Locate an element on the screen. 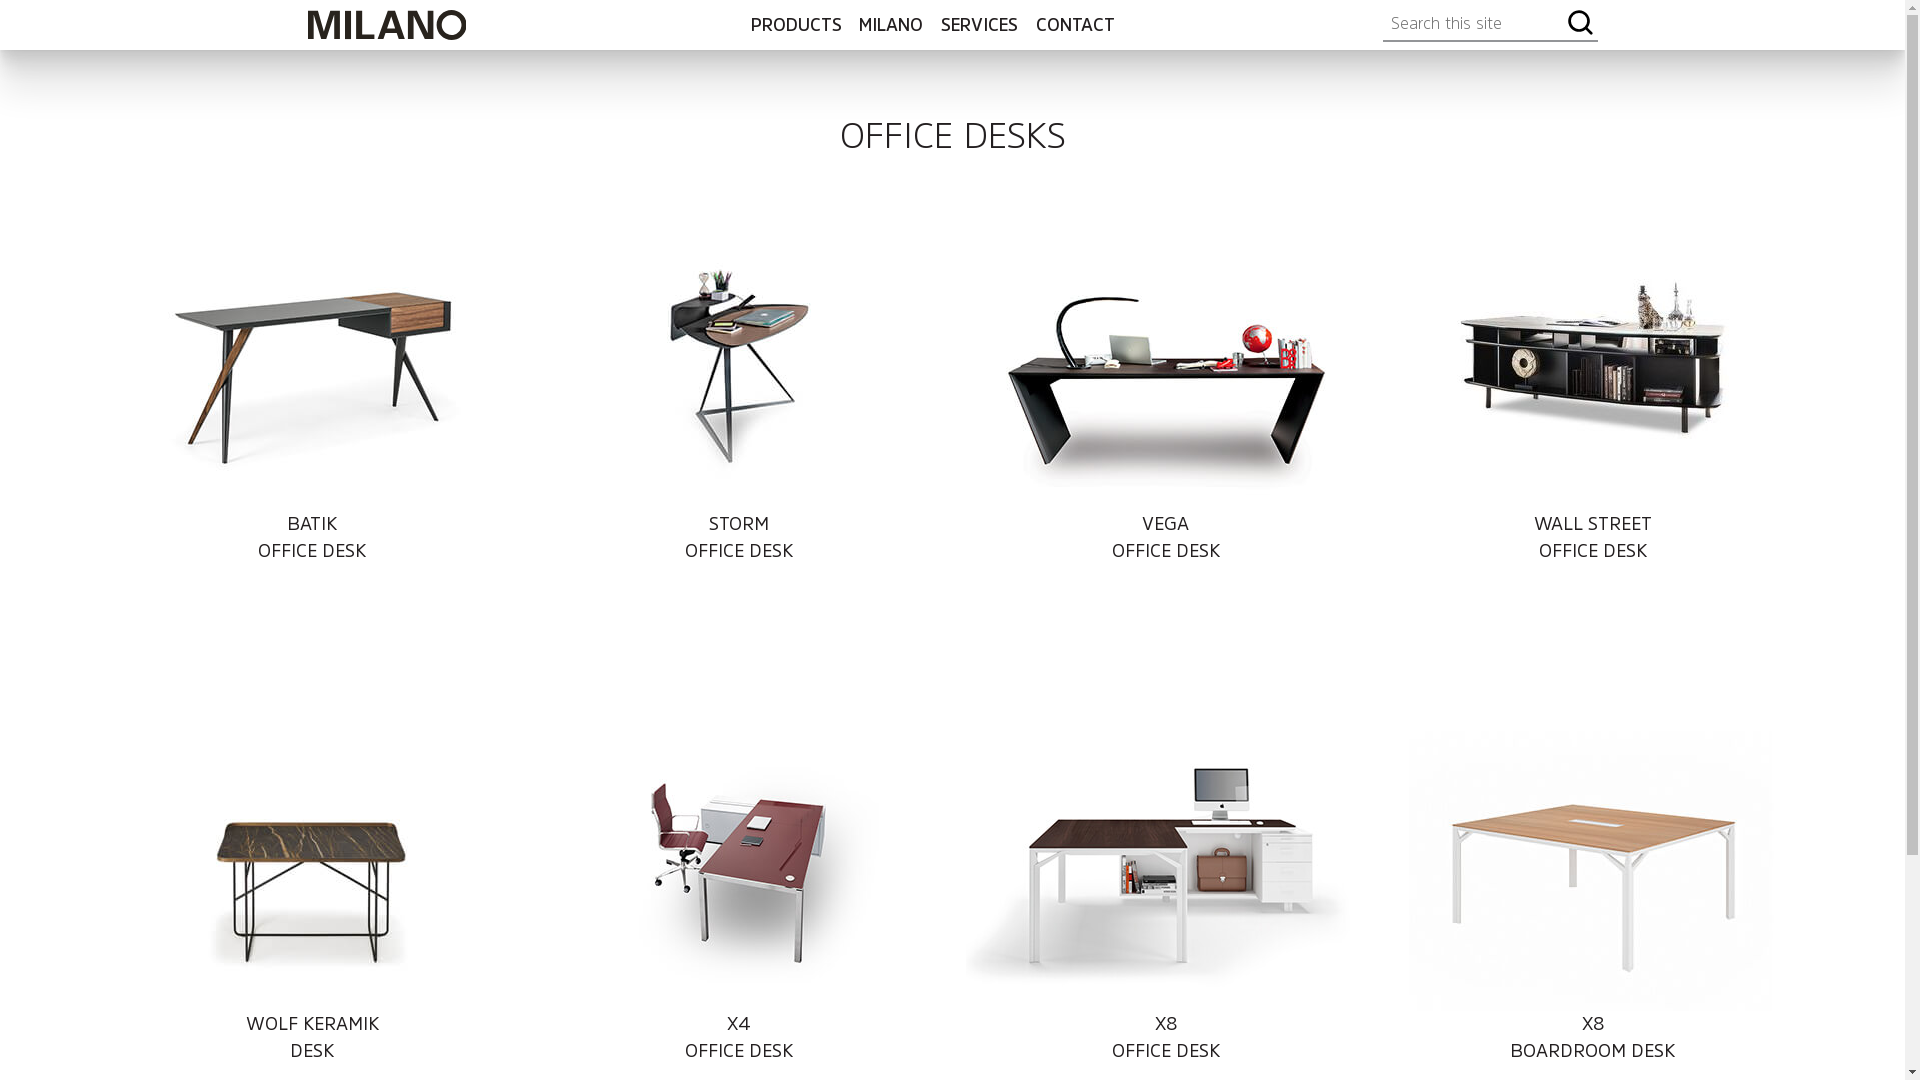  'X4 Office Desk' is located at coordinates (738, 810).